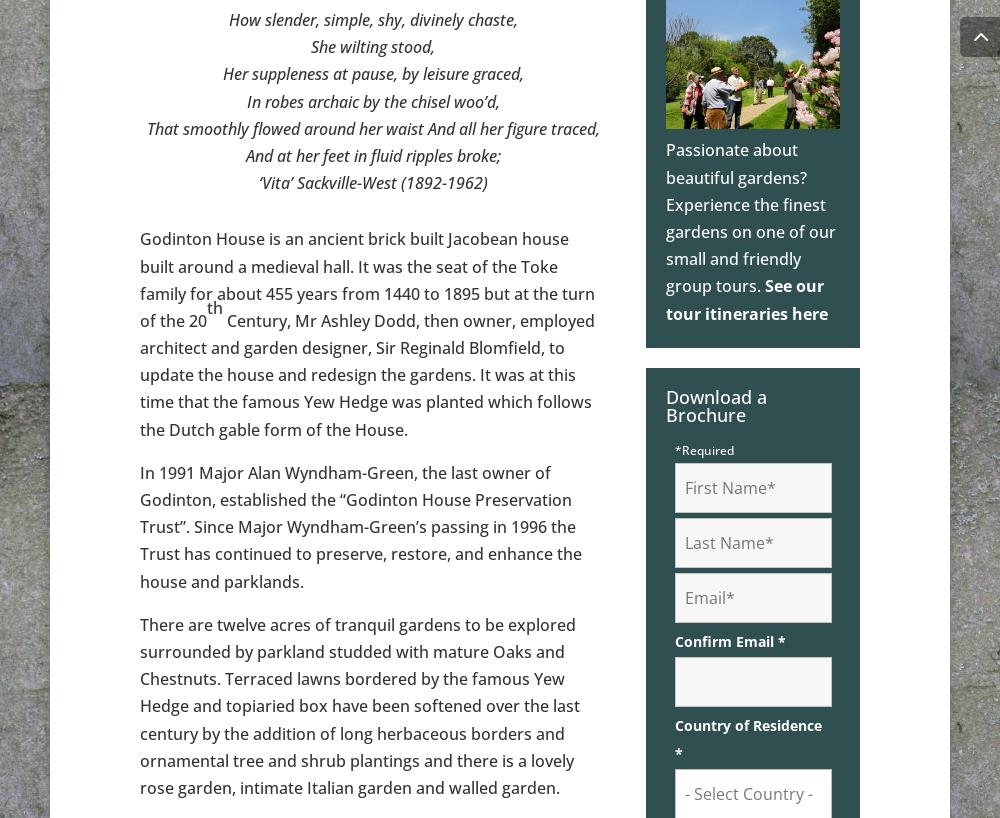  What do you see at coordinates (371, 74) in the screenshot?
I see `'Her suppleness at pause, by leisure graced,'` at bounding box center [371, 74].